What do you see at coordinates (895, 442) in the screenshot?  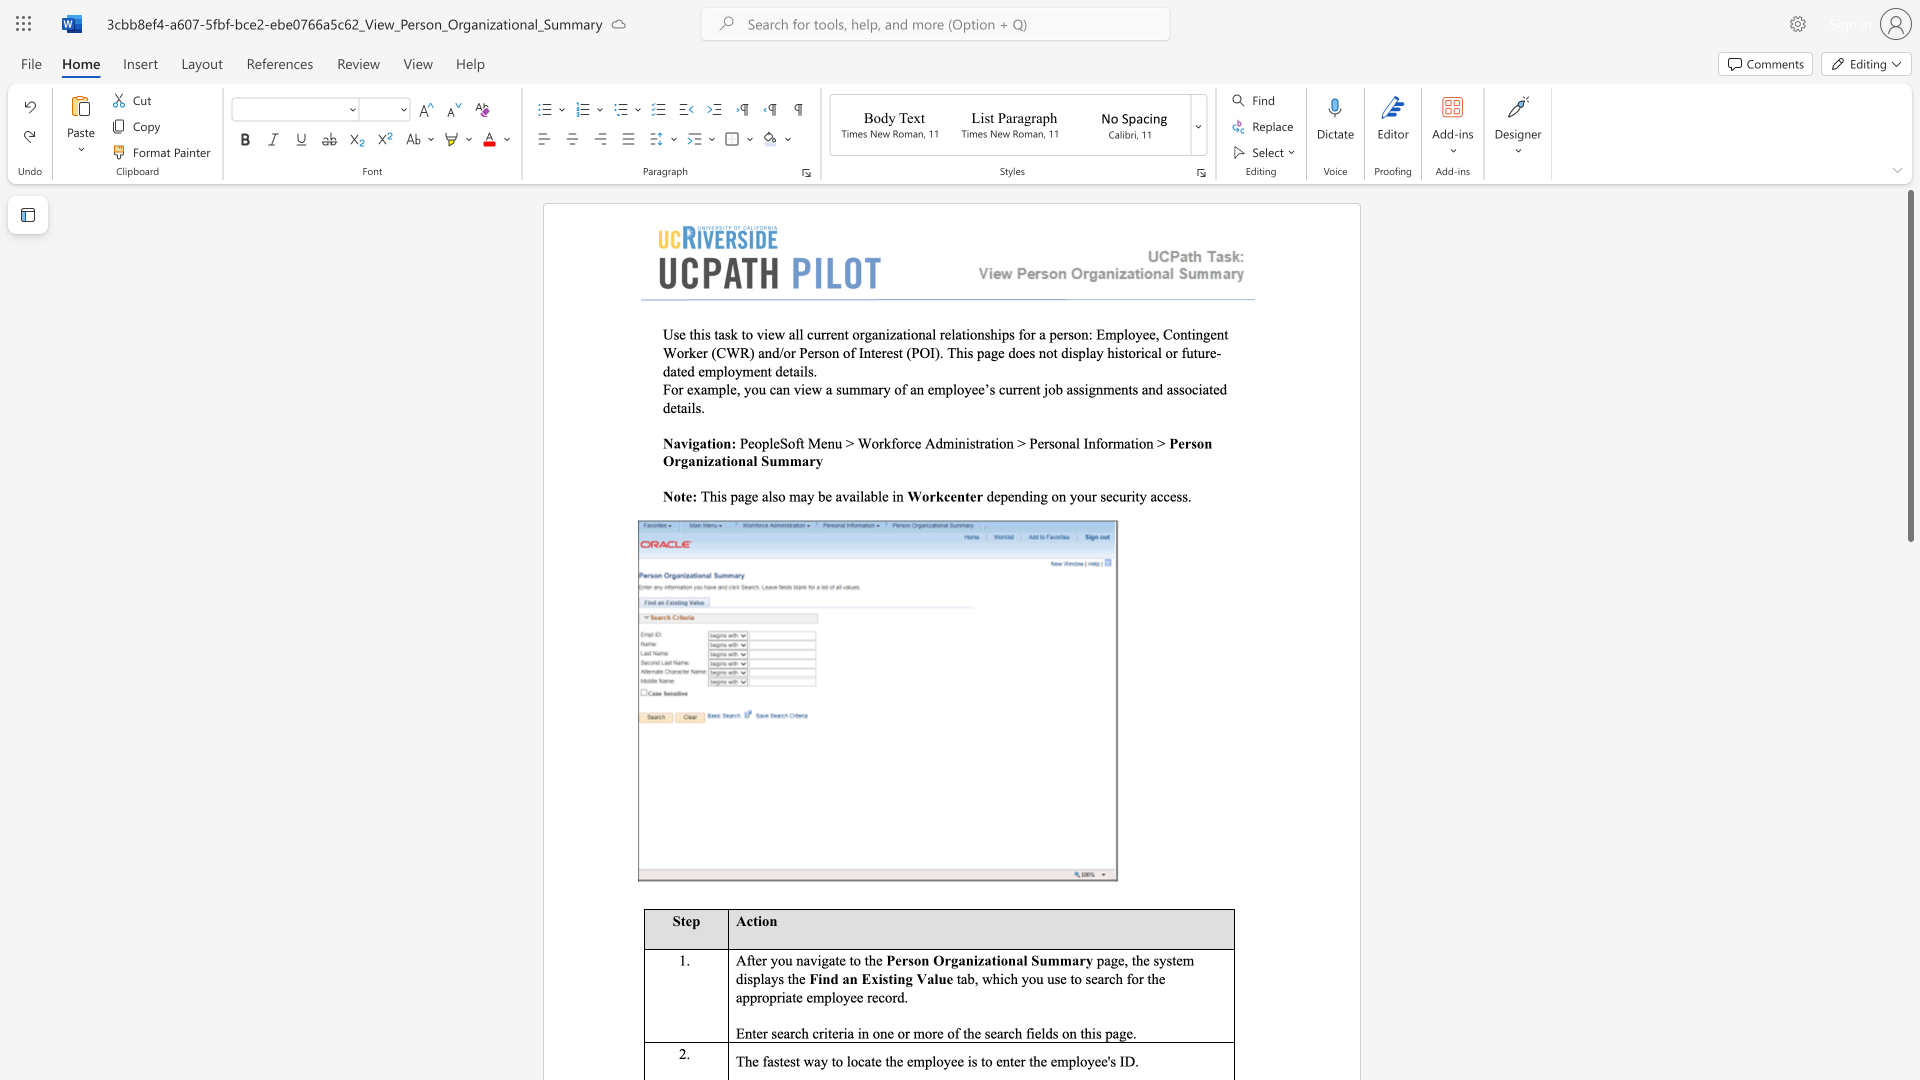 I see `the subset text "orce Administr" within the text "PeopleSoft Menu > Workforce Administration > Personal Information >"` at bounding box center [895, 442].